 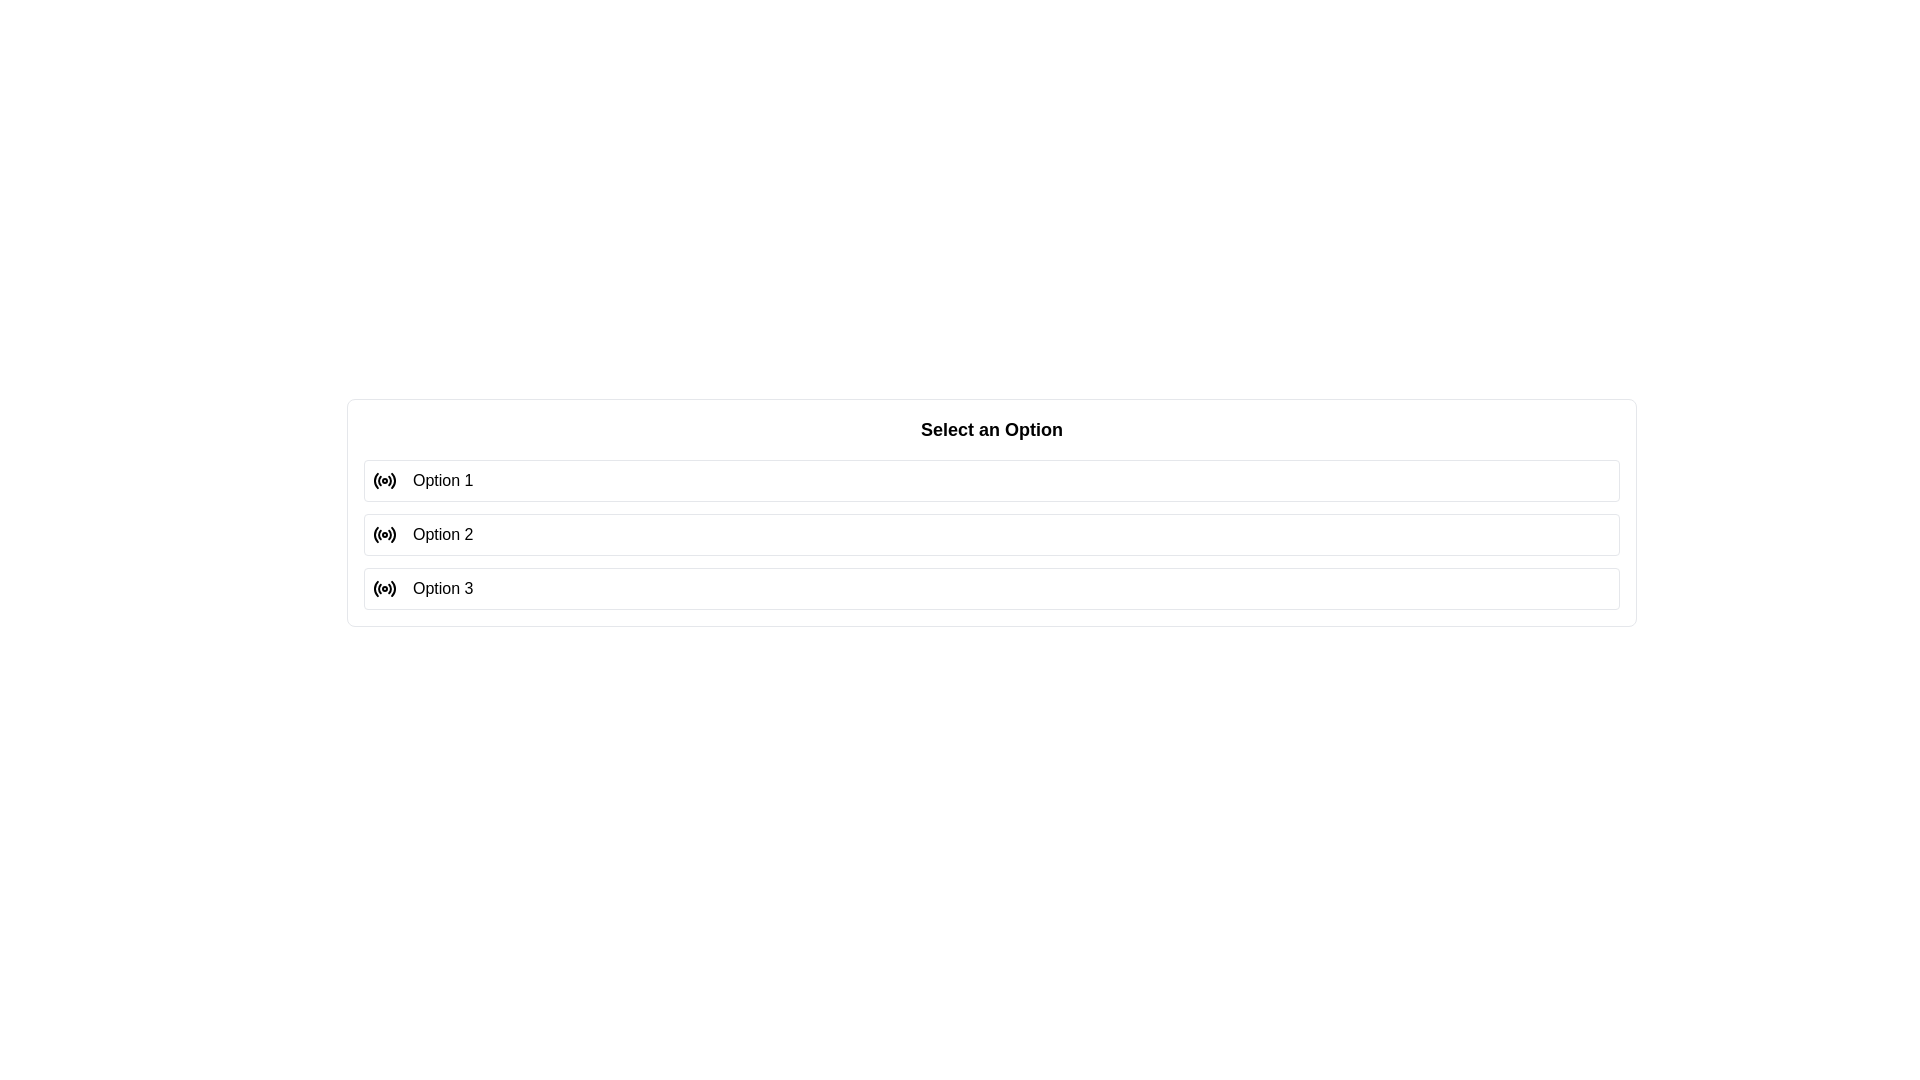 I want to click on the radio button representing 'Option 1' to trigger potential tooltips or highlights, so click(x=384, y=481).